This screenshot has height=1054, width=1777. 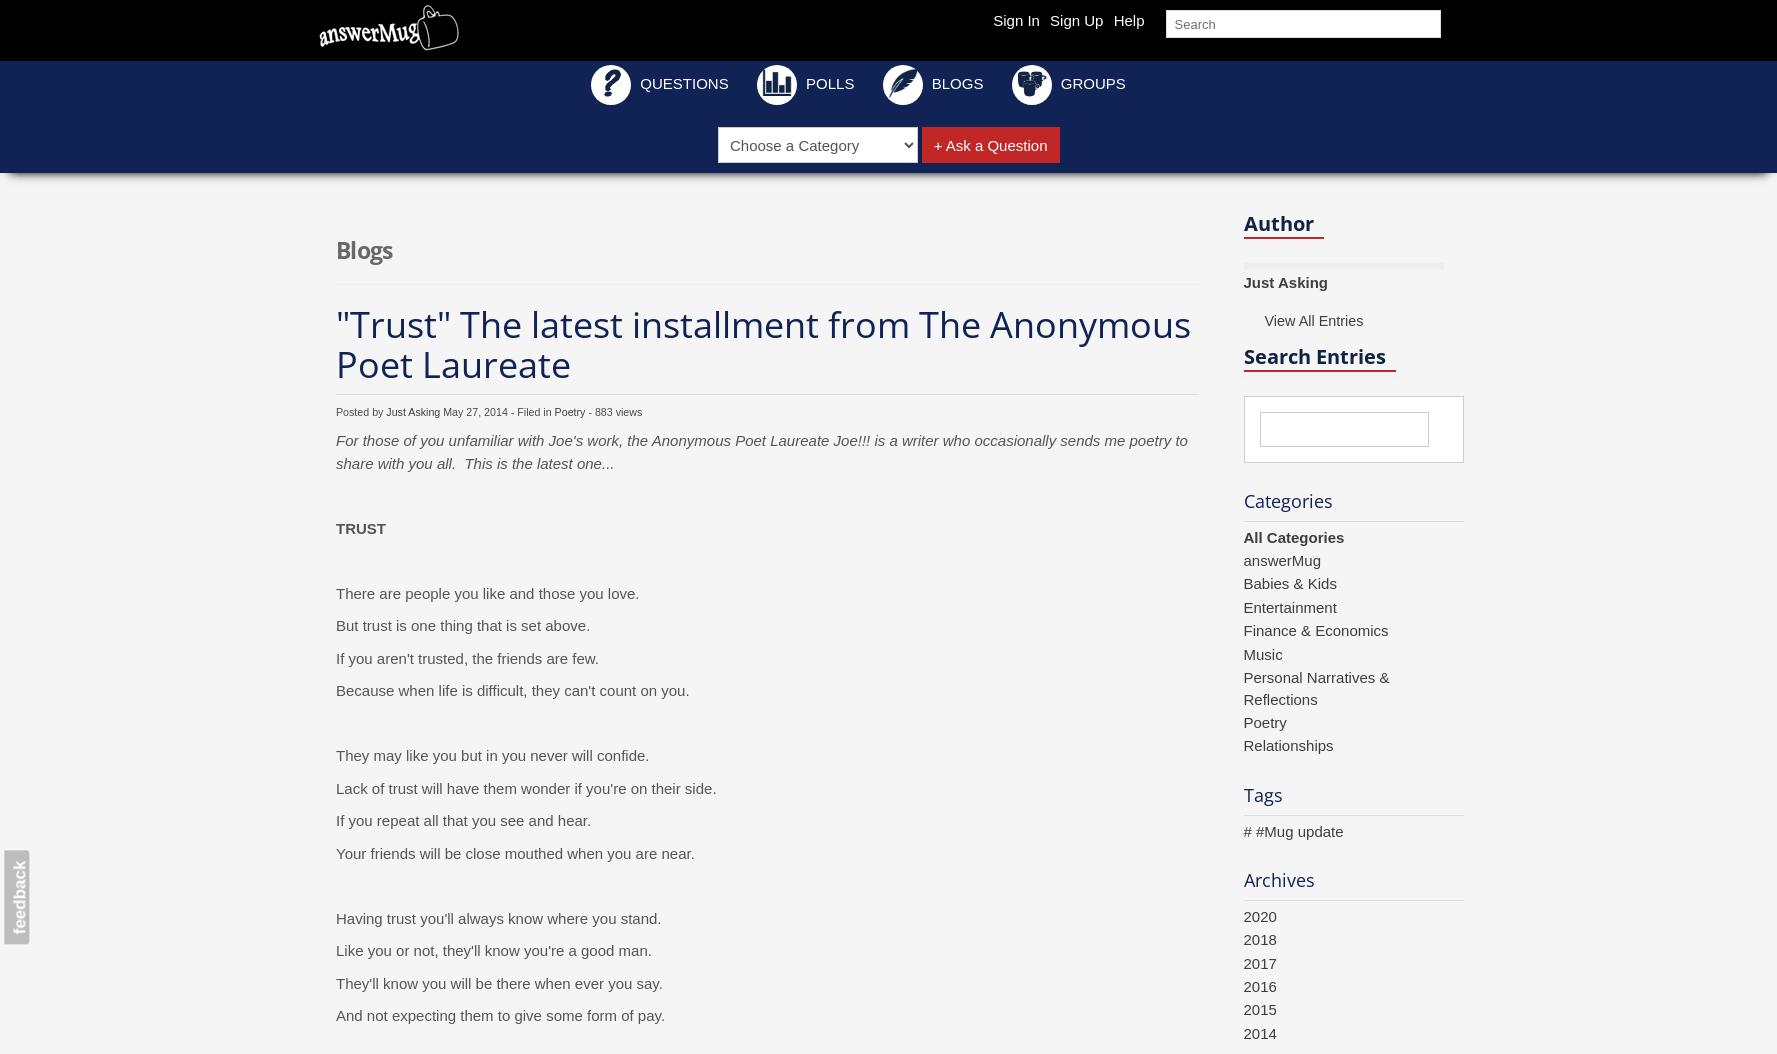 What do you see at coordinates (829, 82) in the screenshot?
I see `'Polls'` at bounding box center [829, 82].